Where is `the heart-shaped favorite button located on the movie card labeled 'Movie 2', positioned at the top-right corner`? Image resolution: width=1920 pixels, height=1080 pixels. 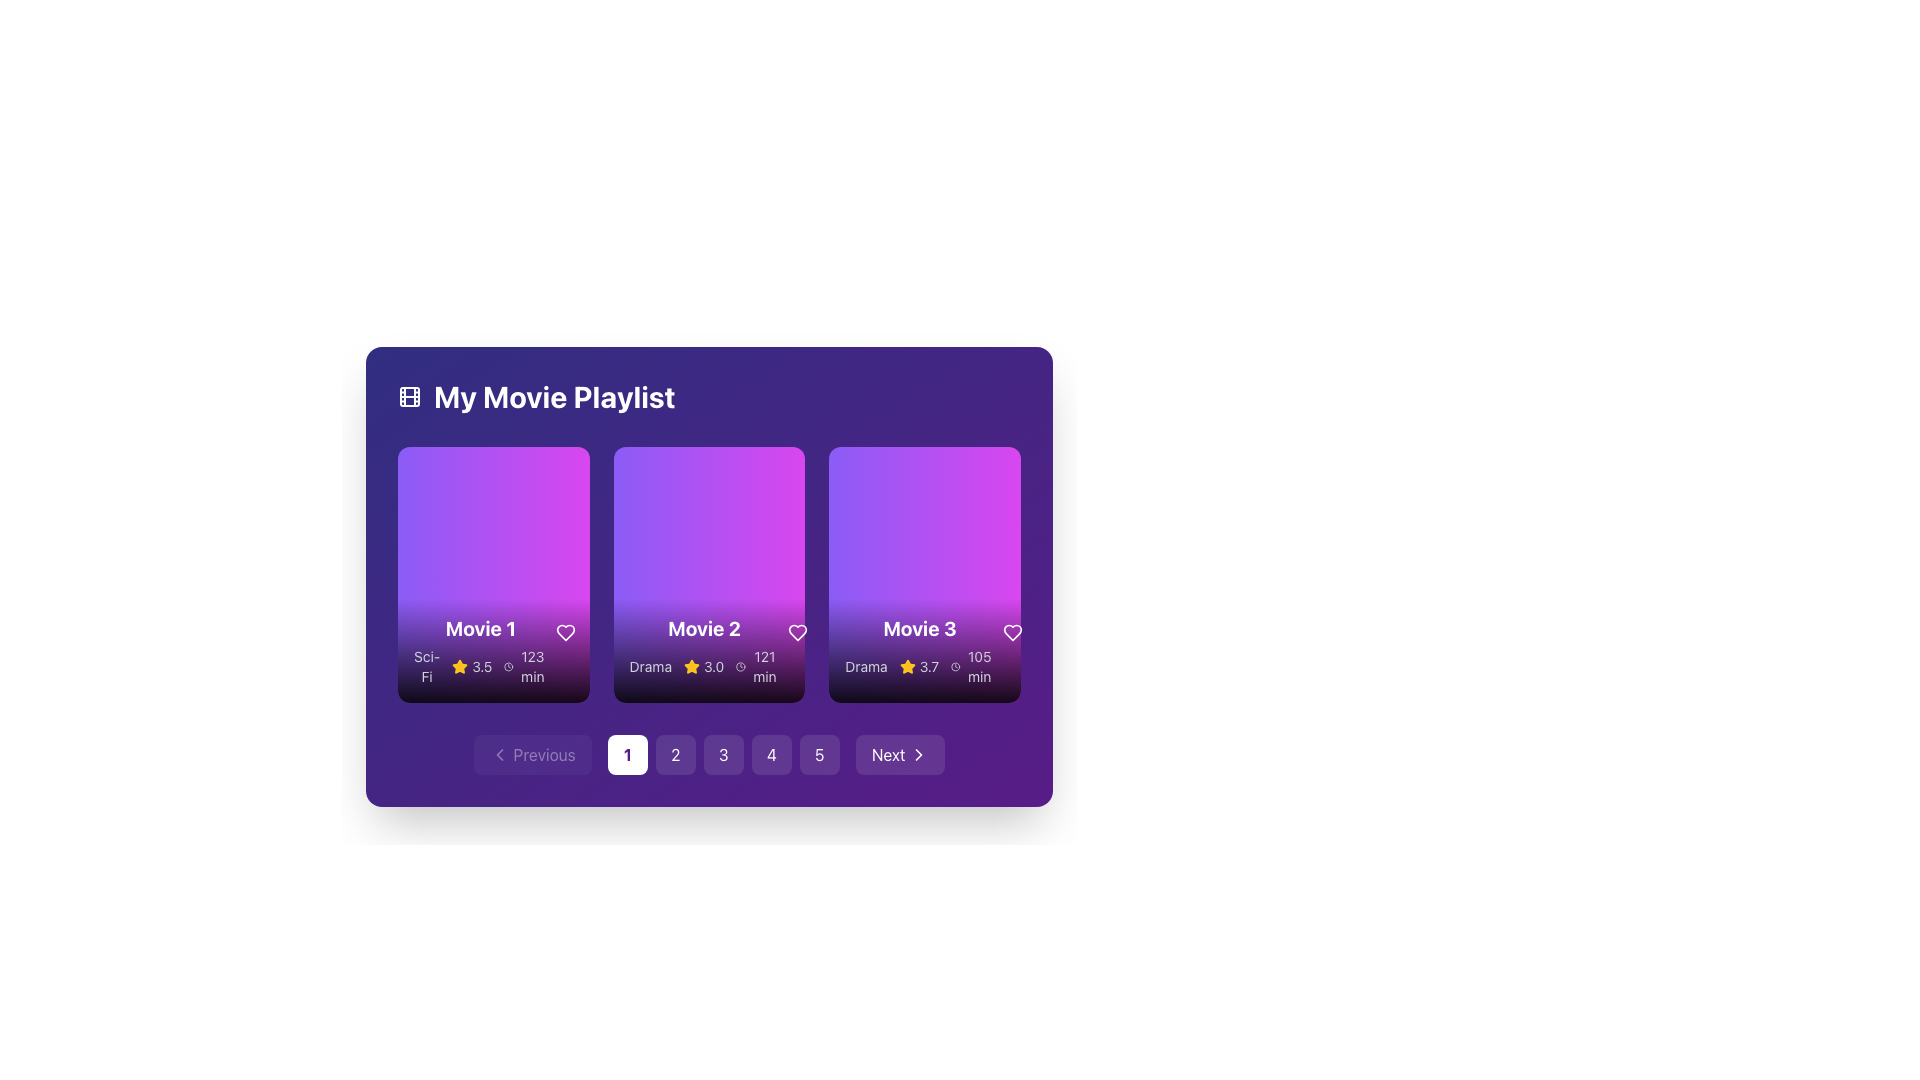 the heart-shaped favorite button located on the movie card labeled 'Movie 2', positioned at the top-right corner is located at coordinates (796, 632).